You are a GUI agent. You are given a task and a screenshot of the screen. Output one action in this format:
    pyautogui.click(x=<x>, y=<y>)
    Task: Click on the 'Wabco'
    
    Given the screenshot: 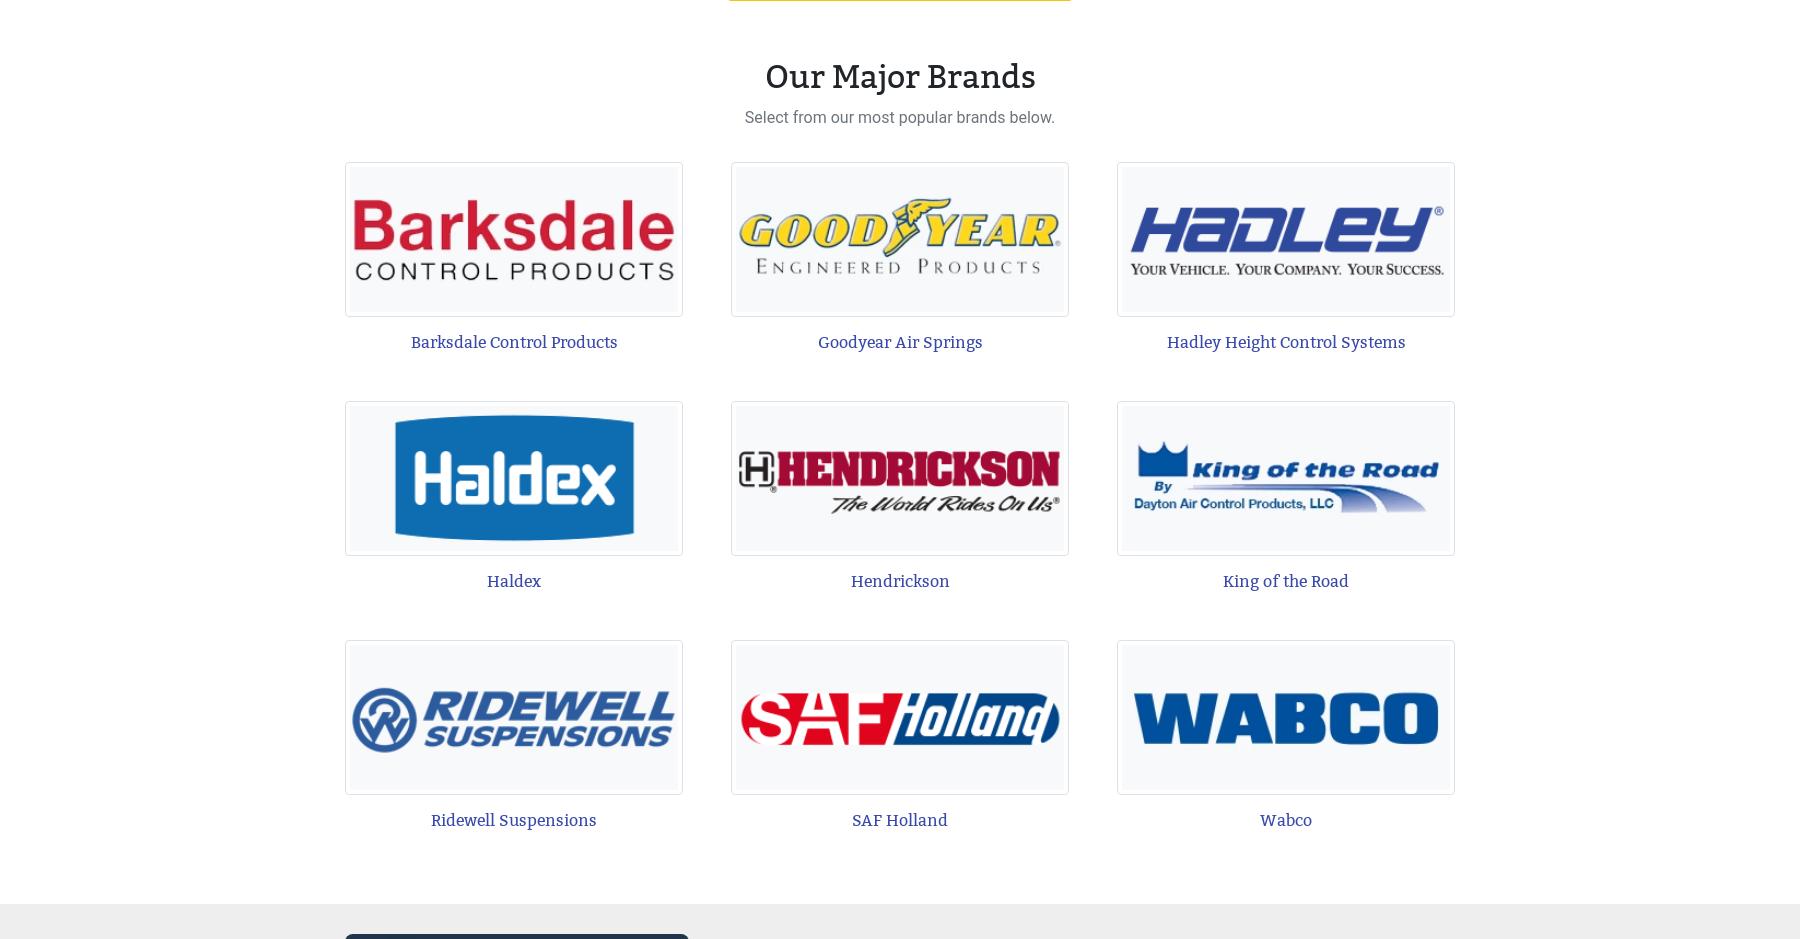 What is the action you would take?
    pyautogui.click(x=1285, y=819)
    